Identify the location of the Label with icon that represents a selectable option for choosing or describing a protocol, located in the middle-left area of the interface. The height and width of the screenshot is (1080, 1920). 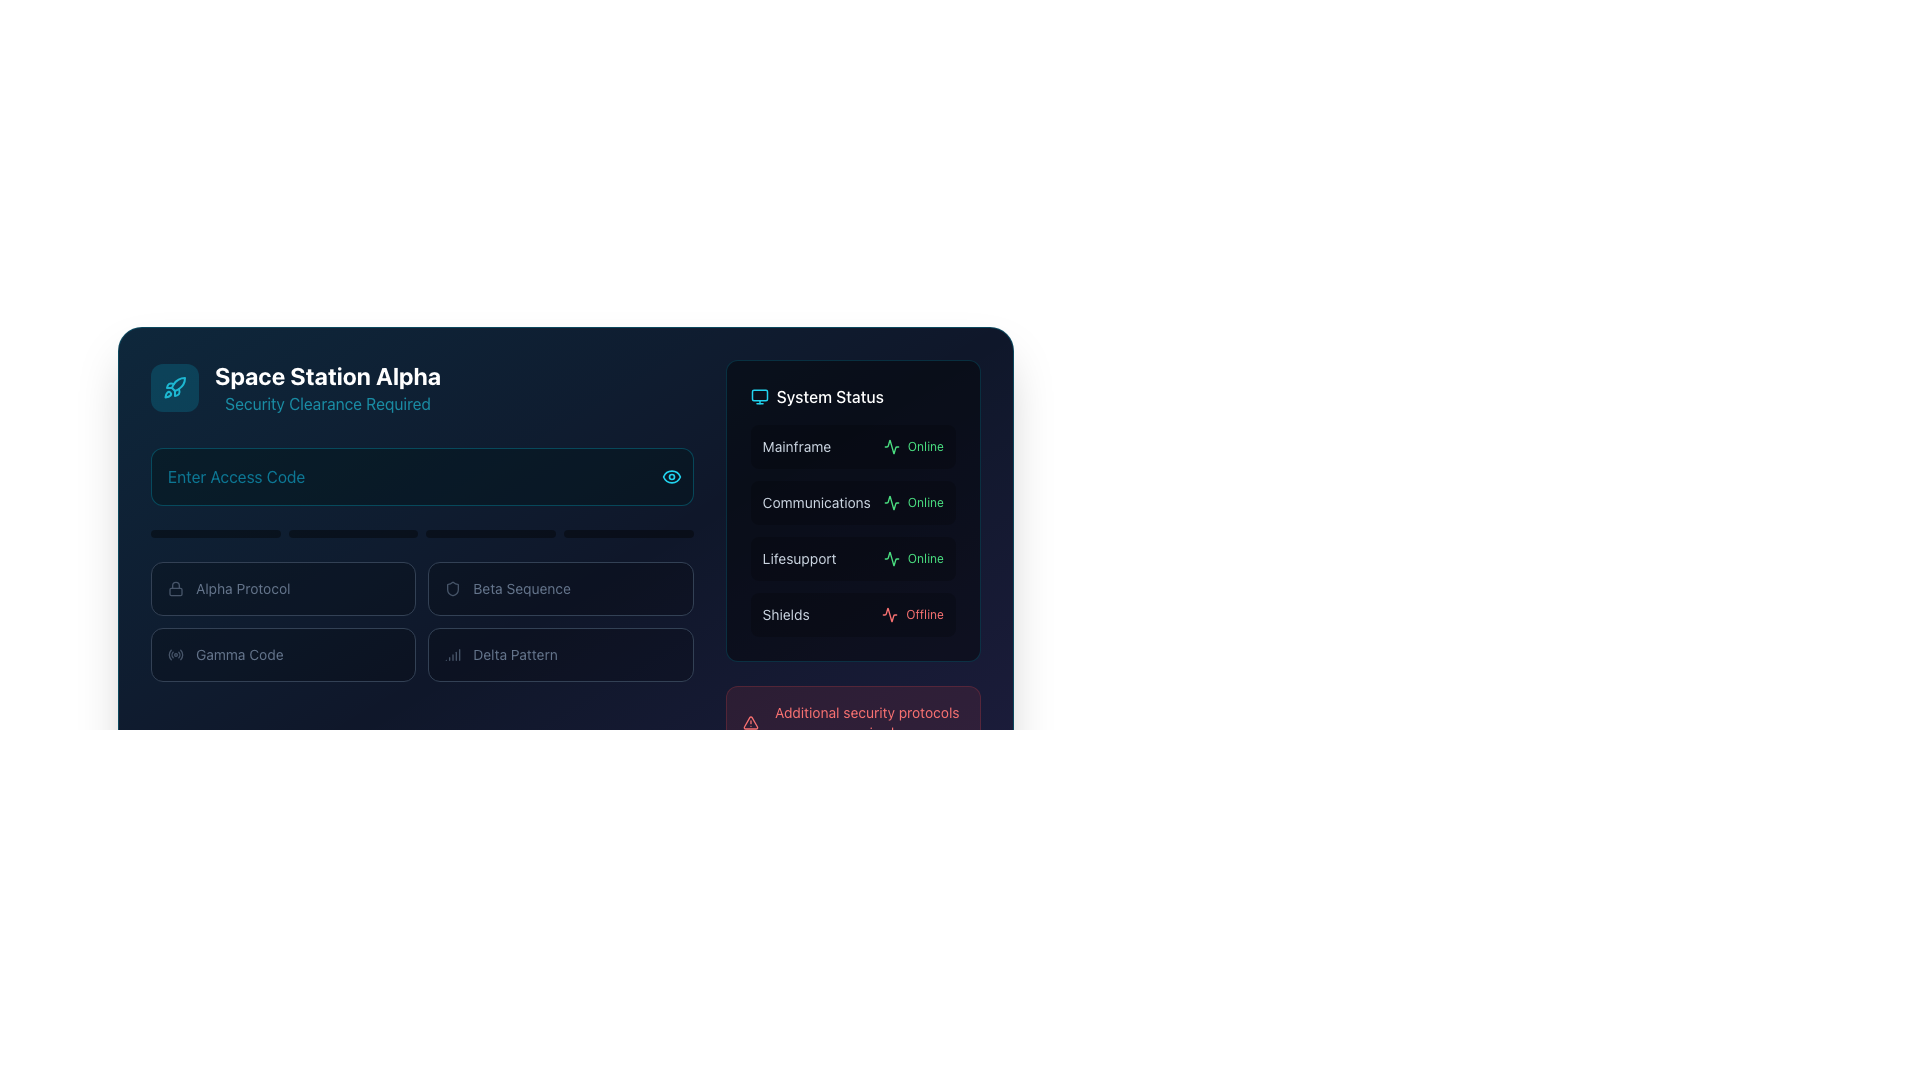
(282, 588).